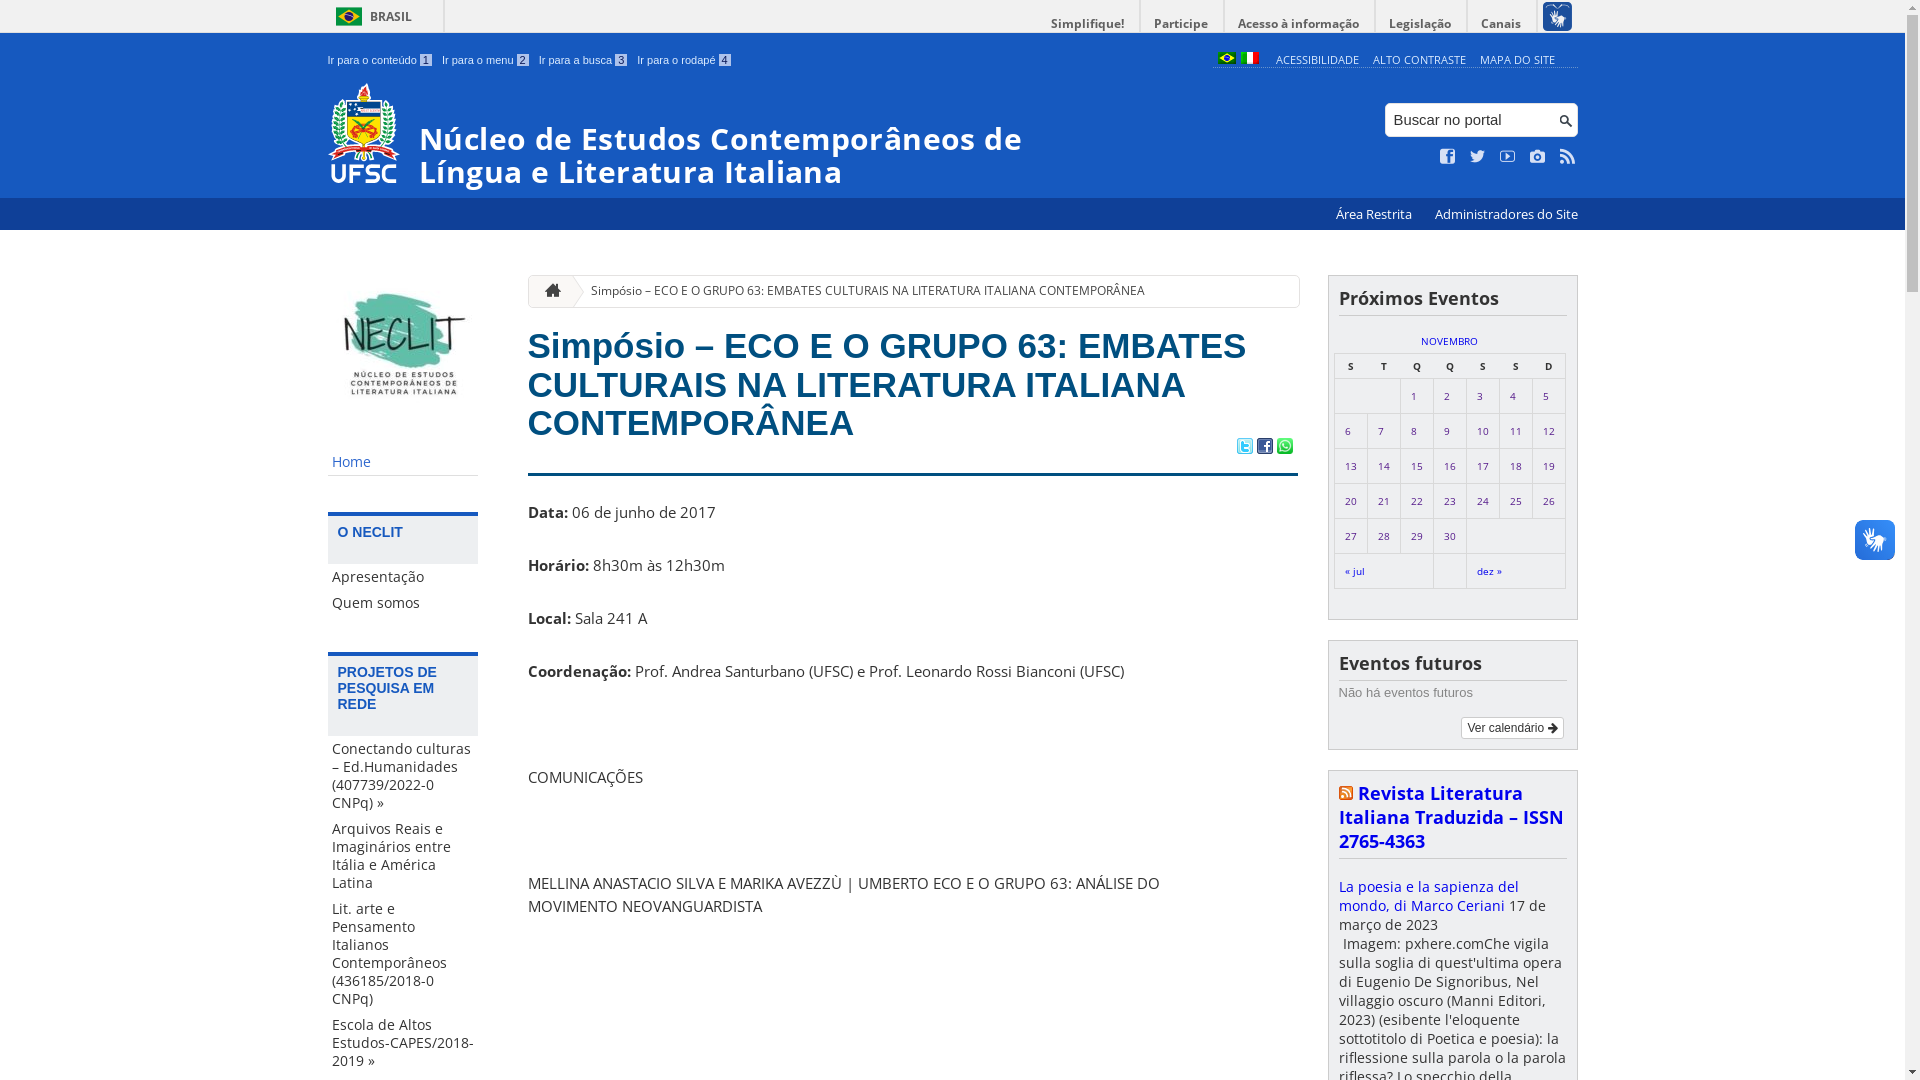 The height and width of the screenshot is (1080, 1920). I want to click on '19', so click(1546, 466).